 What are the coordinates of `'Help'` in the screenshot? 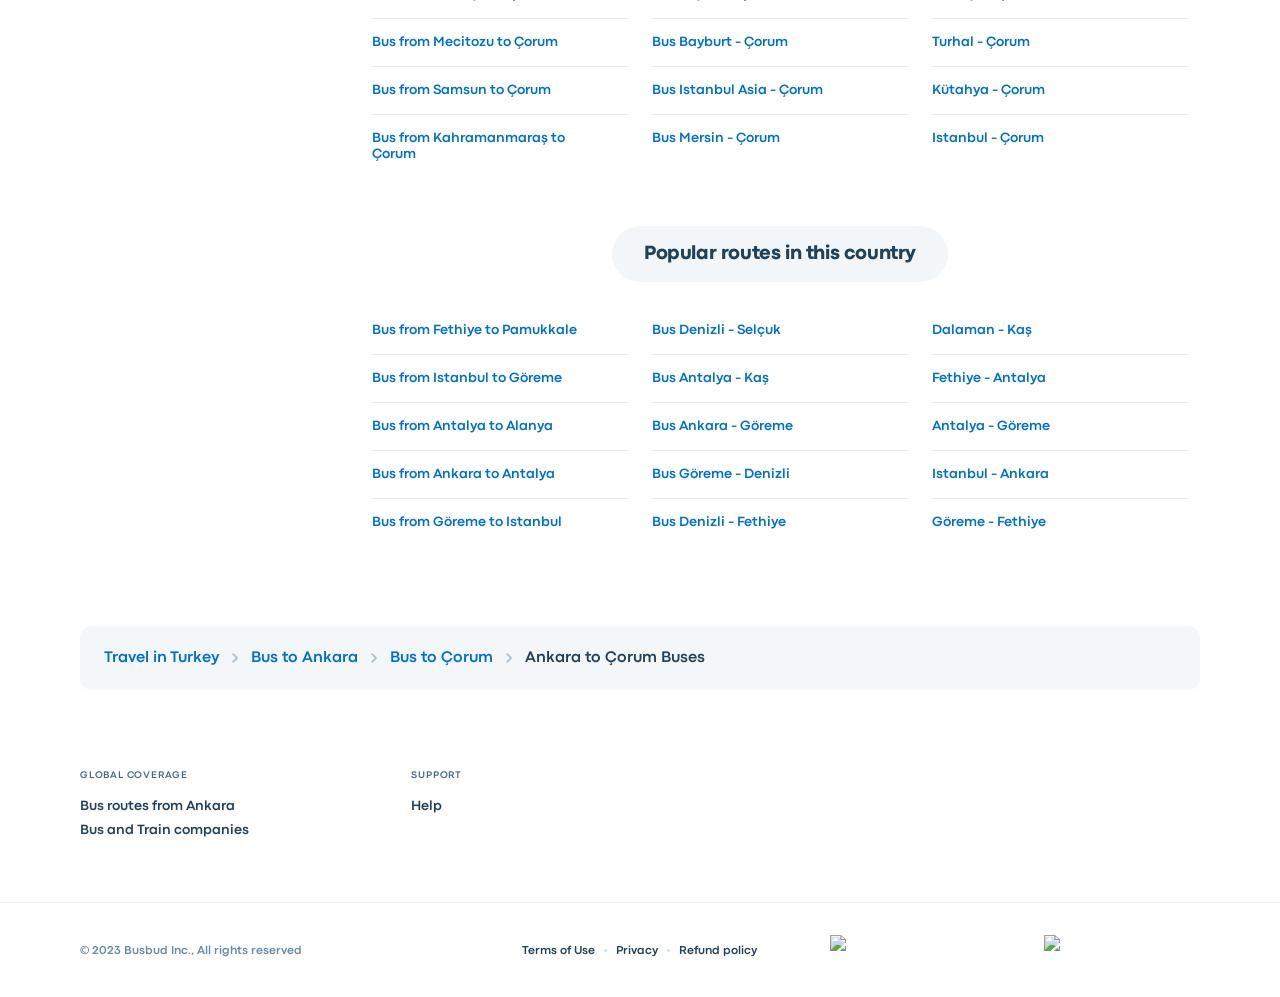 It's located at (425, 803).